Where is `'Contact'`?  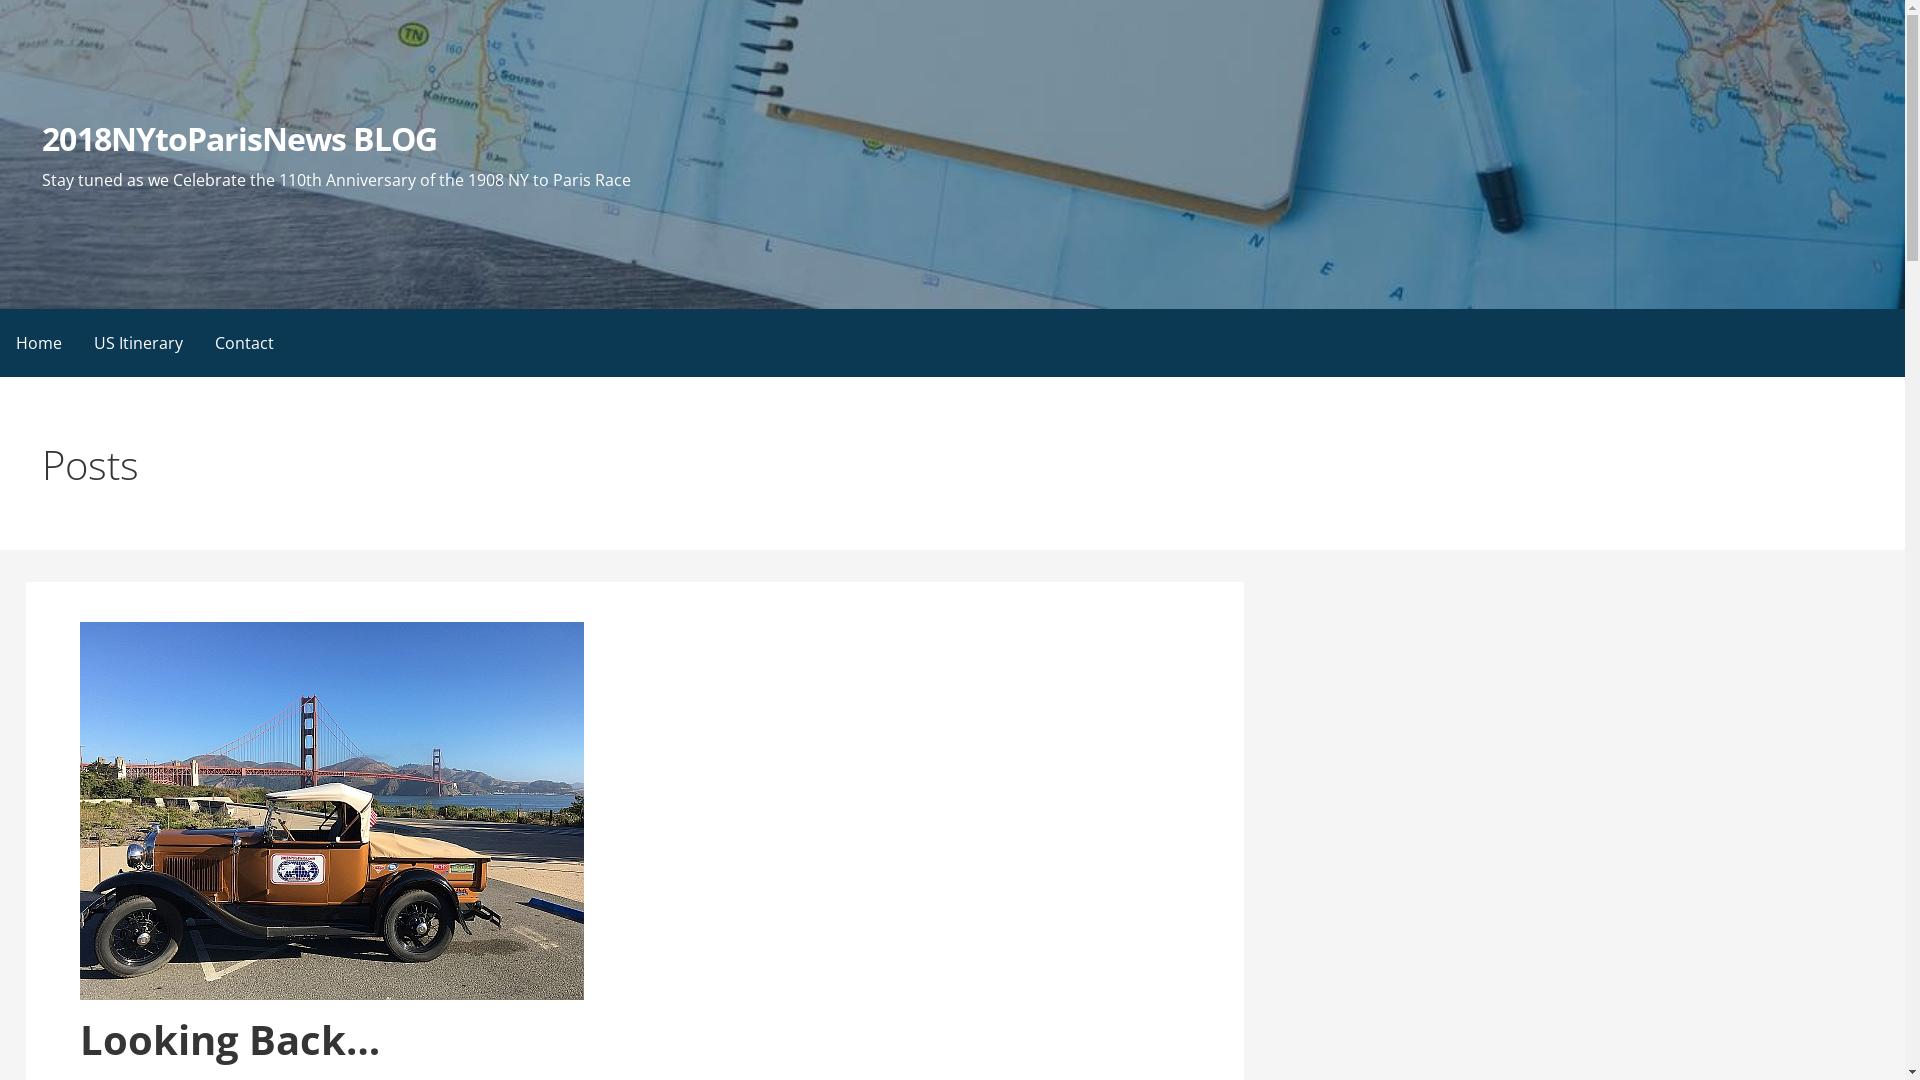
'Contact' is located at coordinates (243, 341).